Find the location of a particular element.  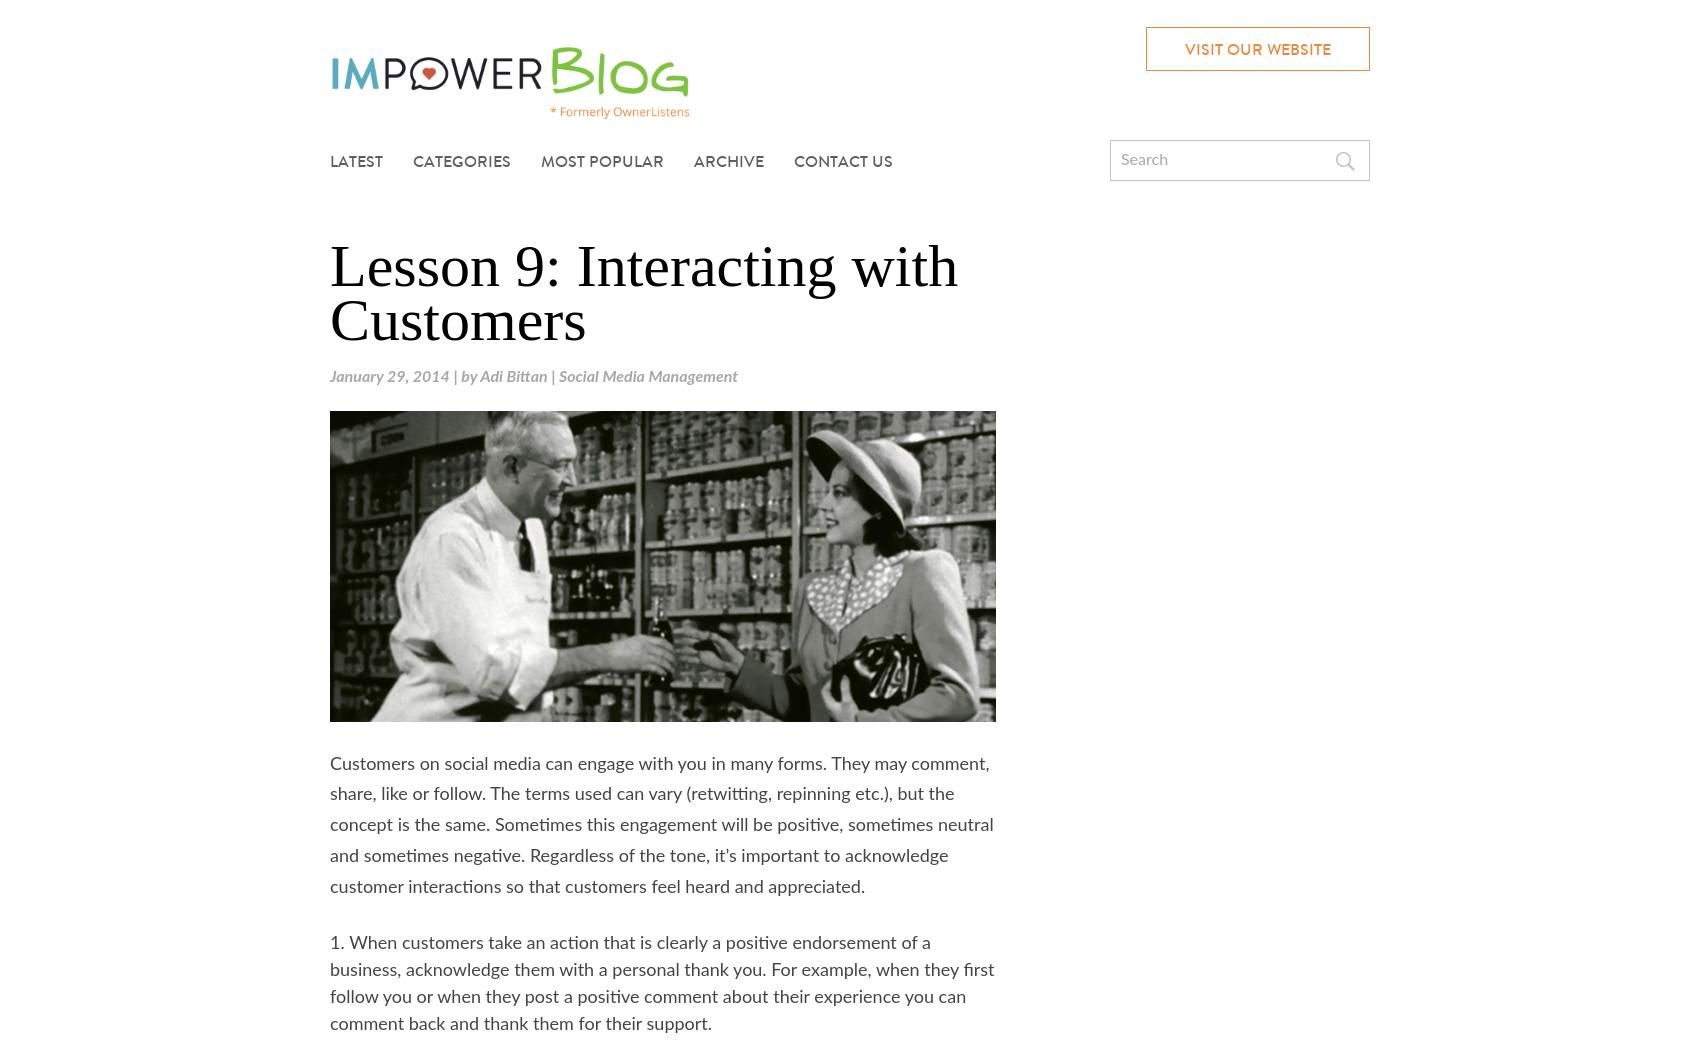

'Customers on social media can engage with you in many forms. They may comment, share, like or follow. The terms used can vary (retwitting, repinning etc.), but the concept is the same. Sometimes this engagement will be positive, sometimes neutral and sometimes negative. Regardless of the tone, it’s important to acknowledge customer interactions so that customers feel heard and appreciated.' is located at coordinates (328, 826).